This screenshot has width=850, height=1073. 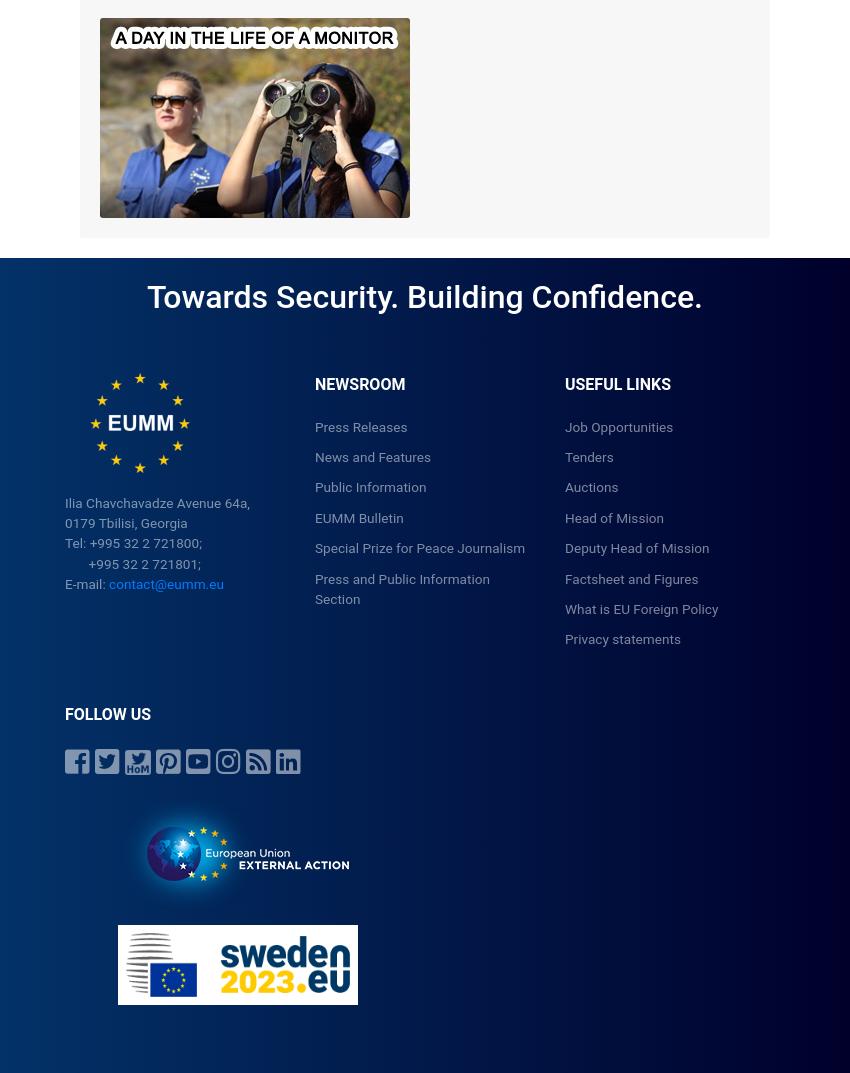 What do you see at coordinates (591, 486) in the screenshot?
I see `'Auctions'` at bounding box center [591, 486].